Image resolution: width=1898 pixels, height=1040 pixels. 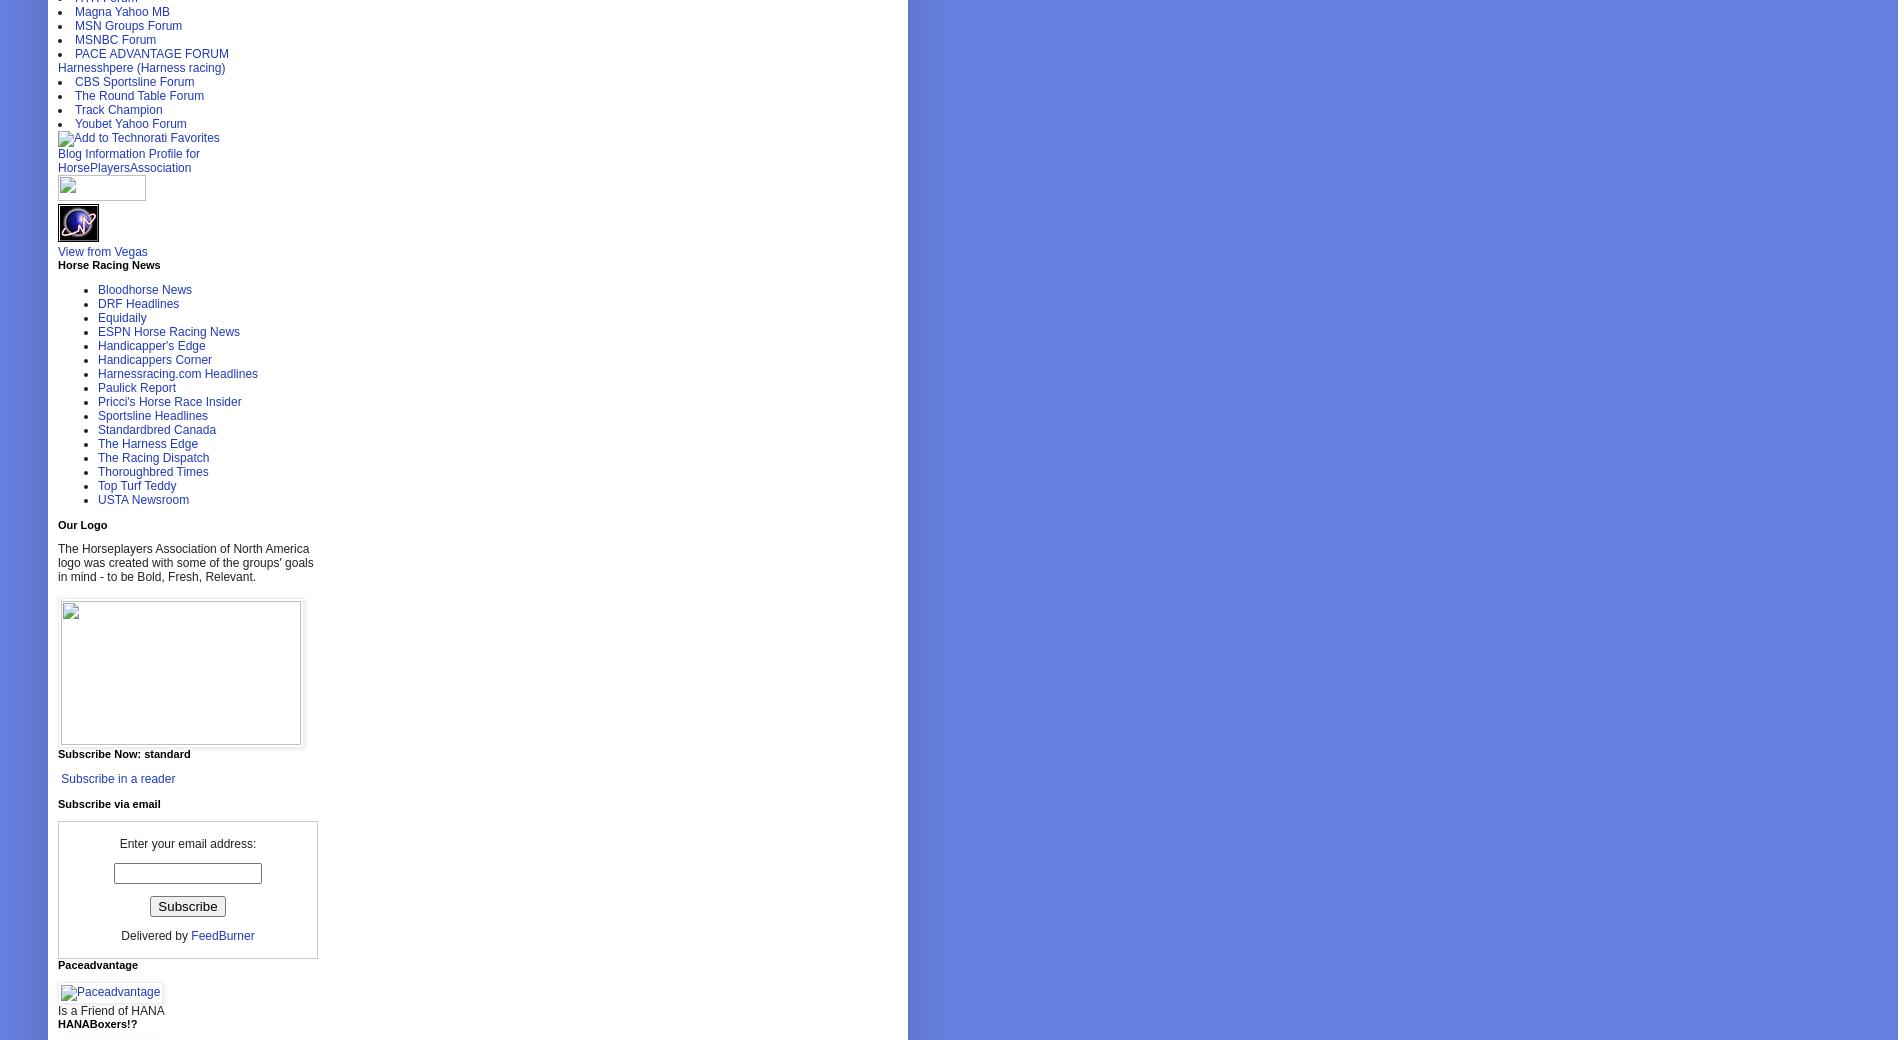 I want to click on 'MSN Groups Forum', so click(x=74, y=25).